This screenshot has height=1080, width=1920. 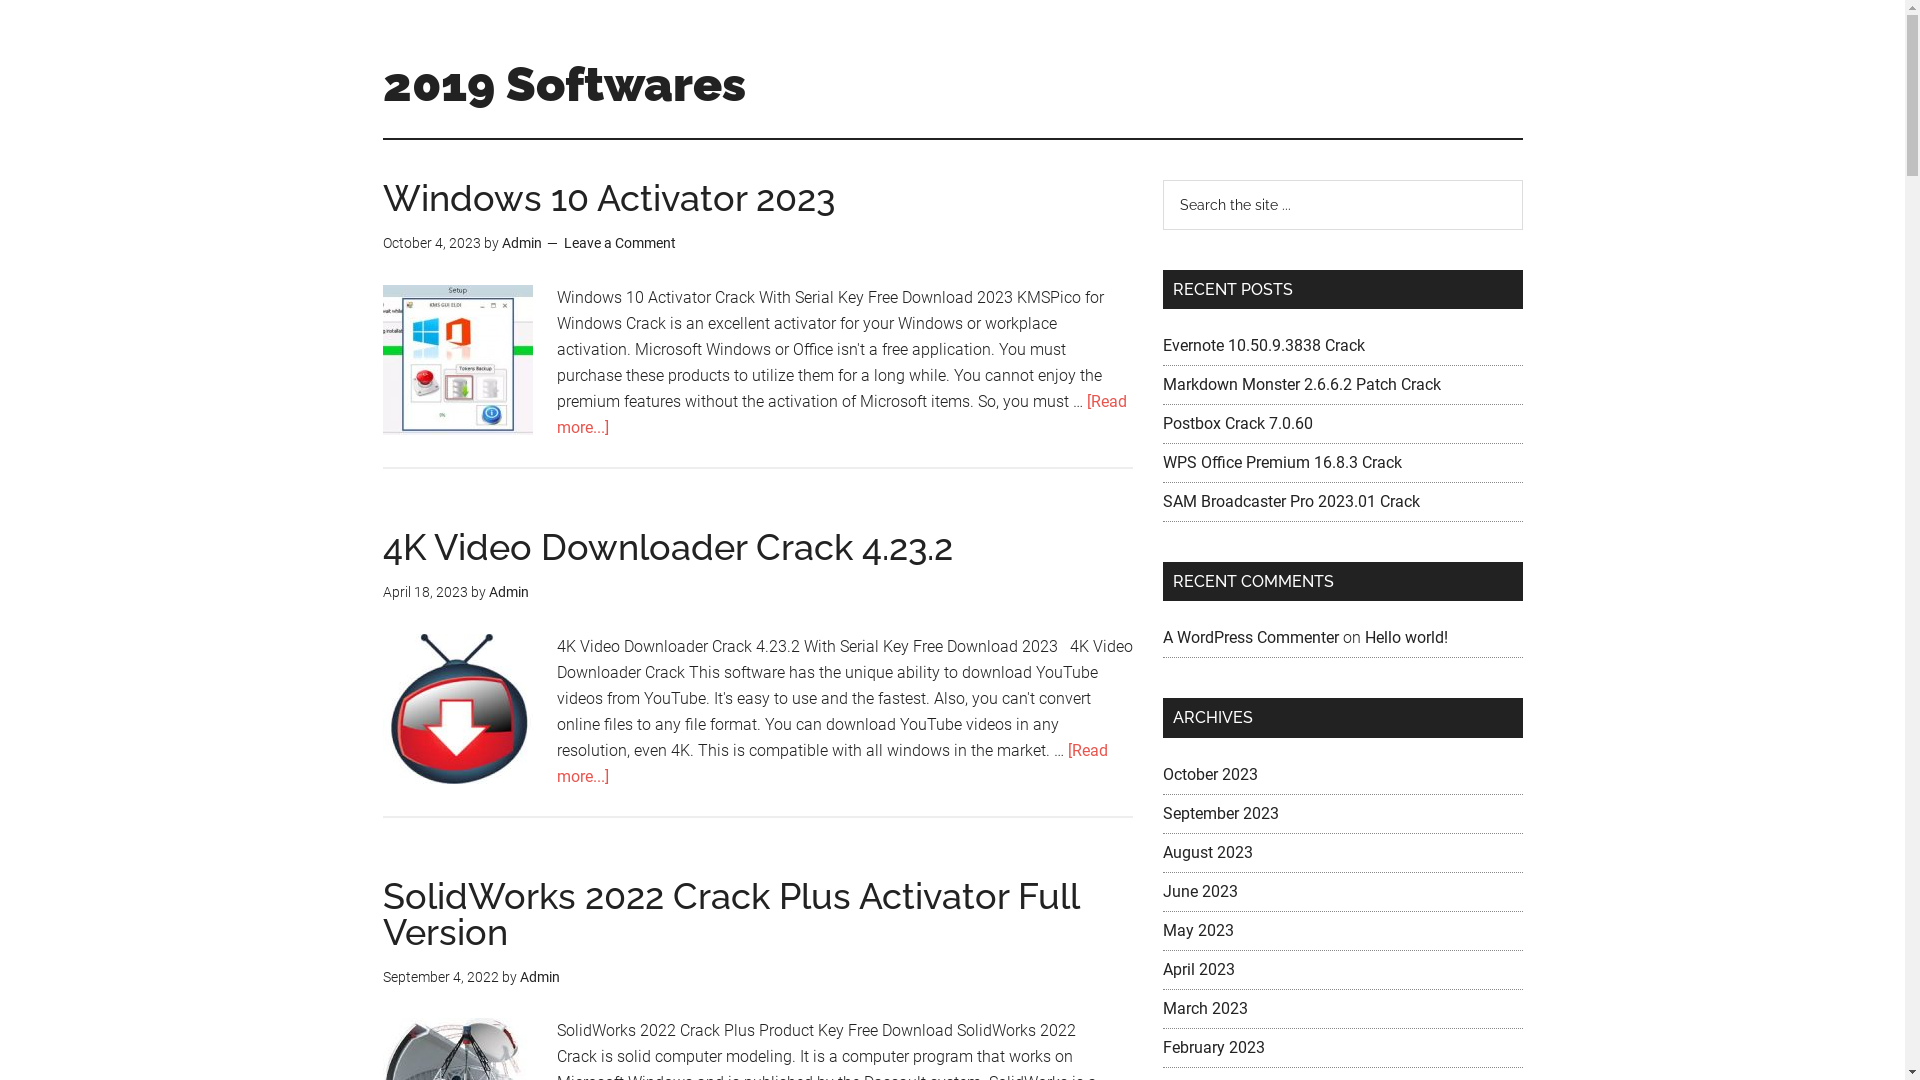 What do you see at coordinates (1197, 930) in the screenshot?
I see `'May 2023'` at bounding box center [1197, 930].